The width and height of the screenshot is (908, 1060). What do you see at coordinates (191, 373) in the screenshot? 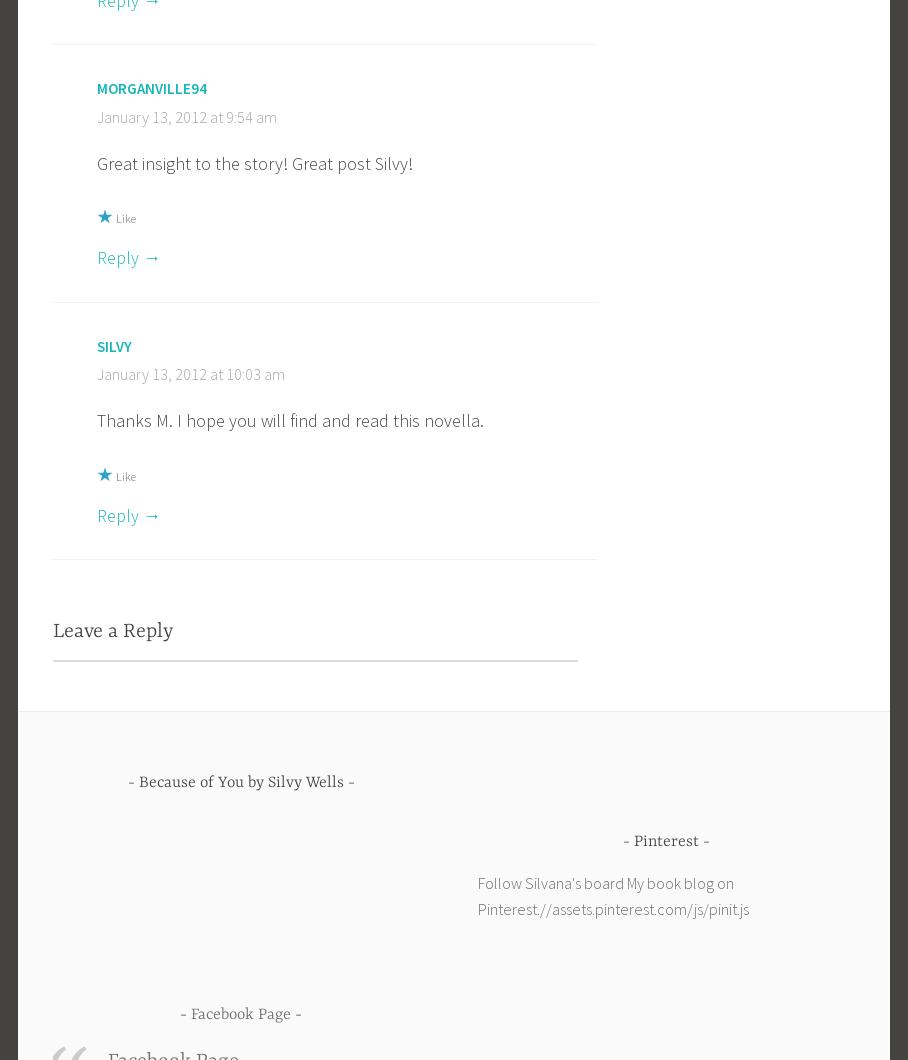
I see `'January 13, 2012 at 10:03 am'` at bounding box center [191, 373].